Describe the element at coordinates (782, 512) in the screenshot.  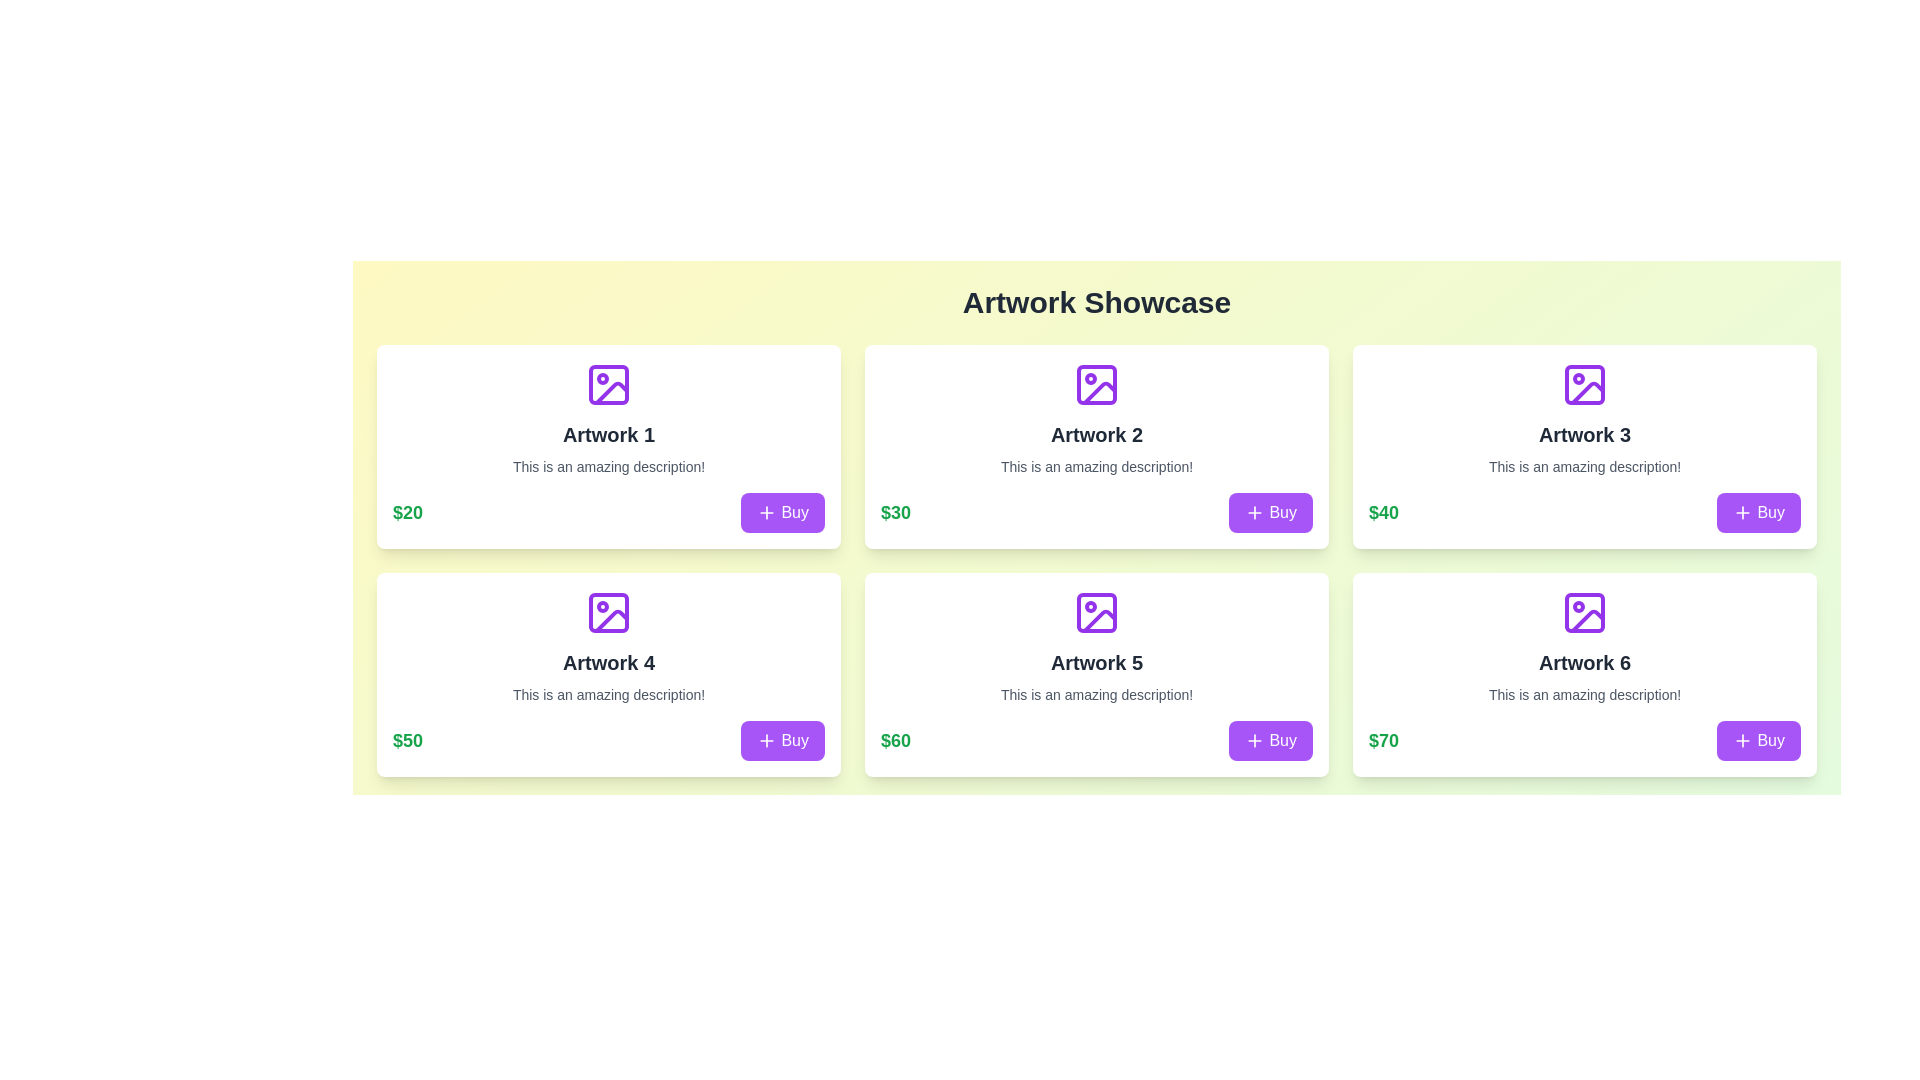
I see `the '+ Buy' button` at that location.